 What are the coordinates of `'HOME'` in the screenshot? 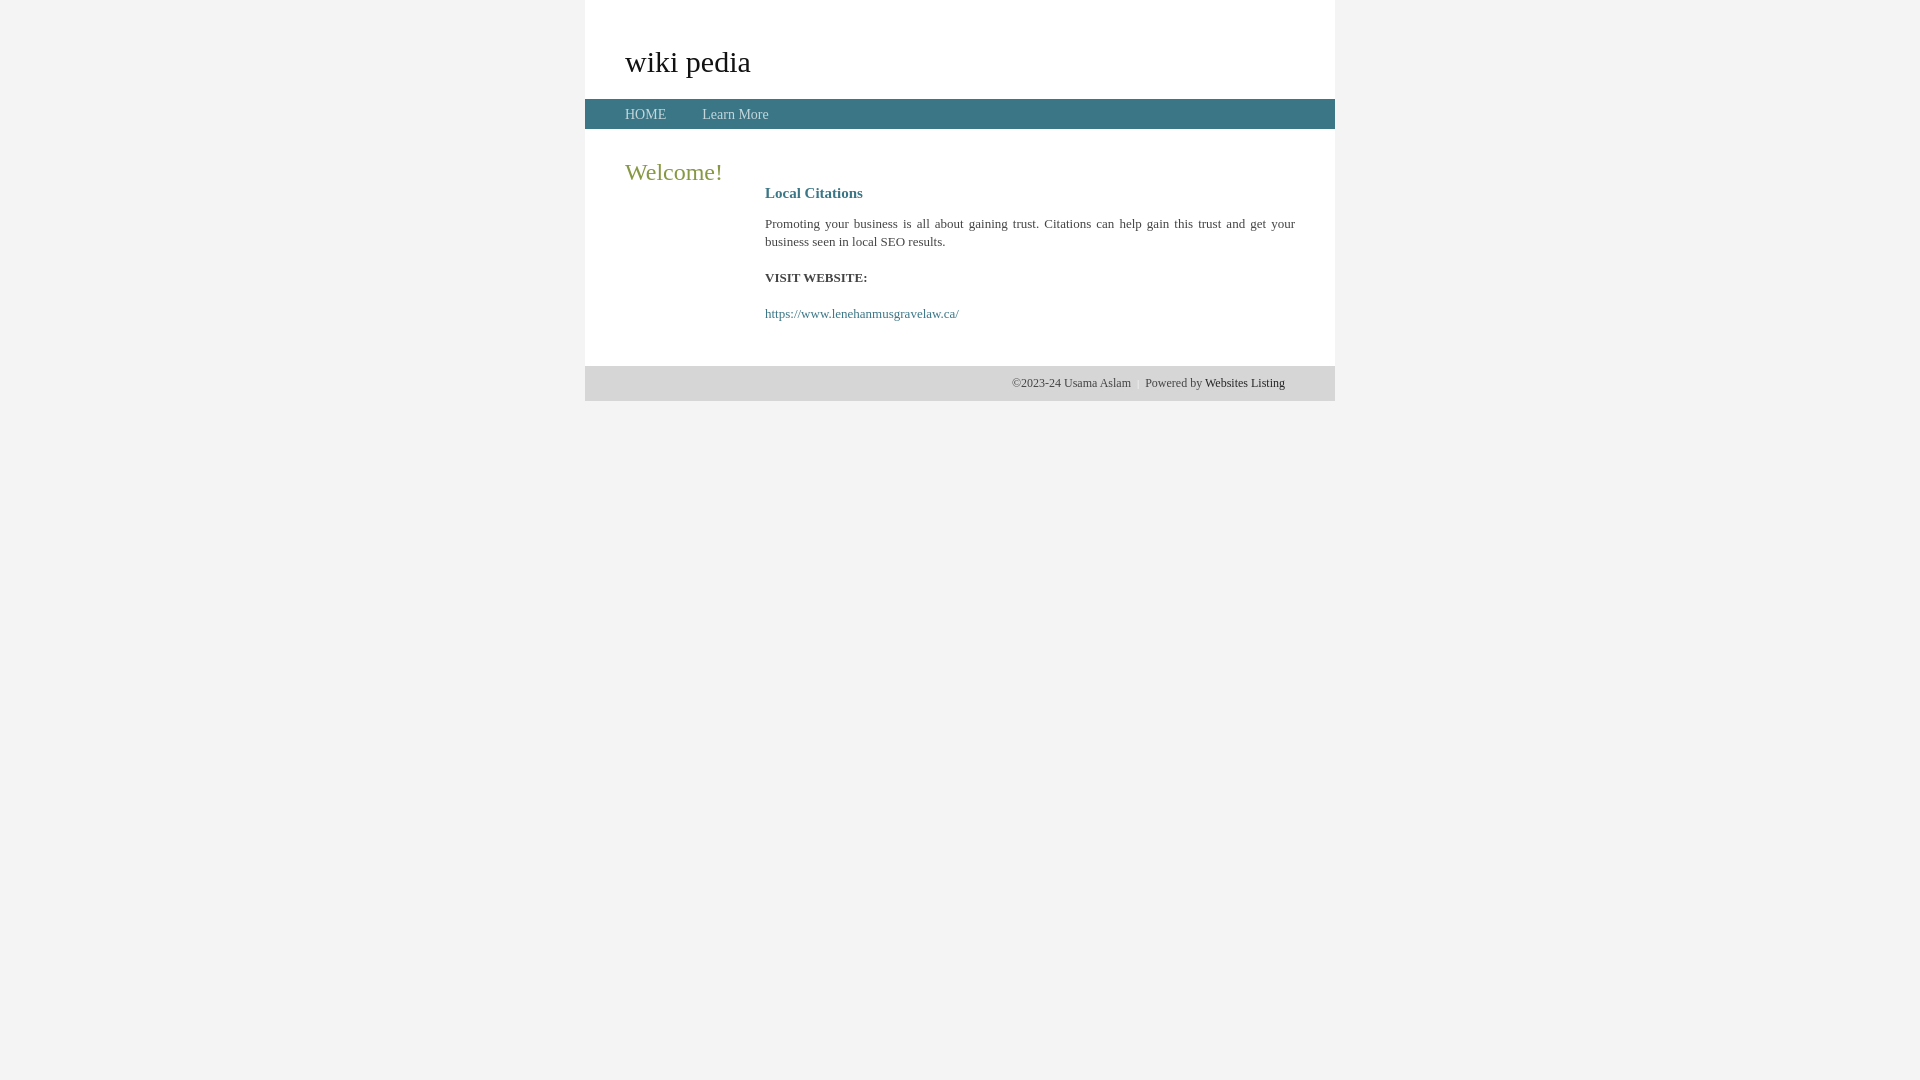 It's located at (645, 114).